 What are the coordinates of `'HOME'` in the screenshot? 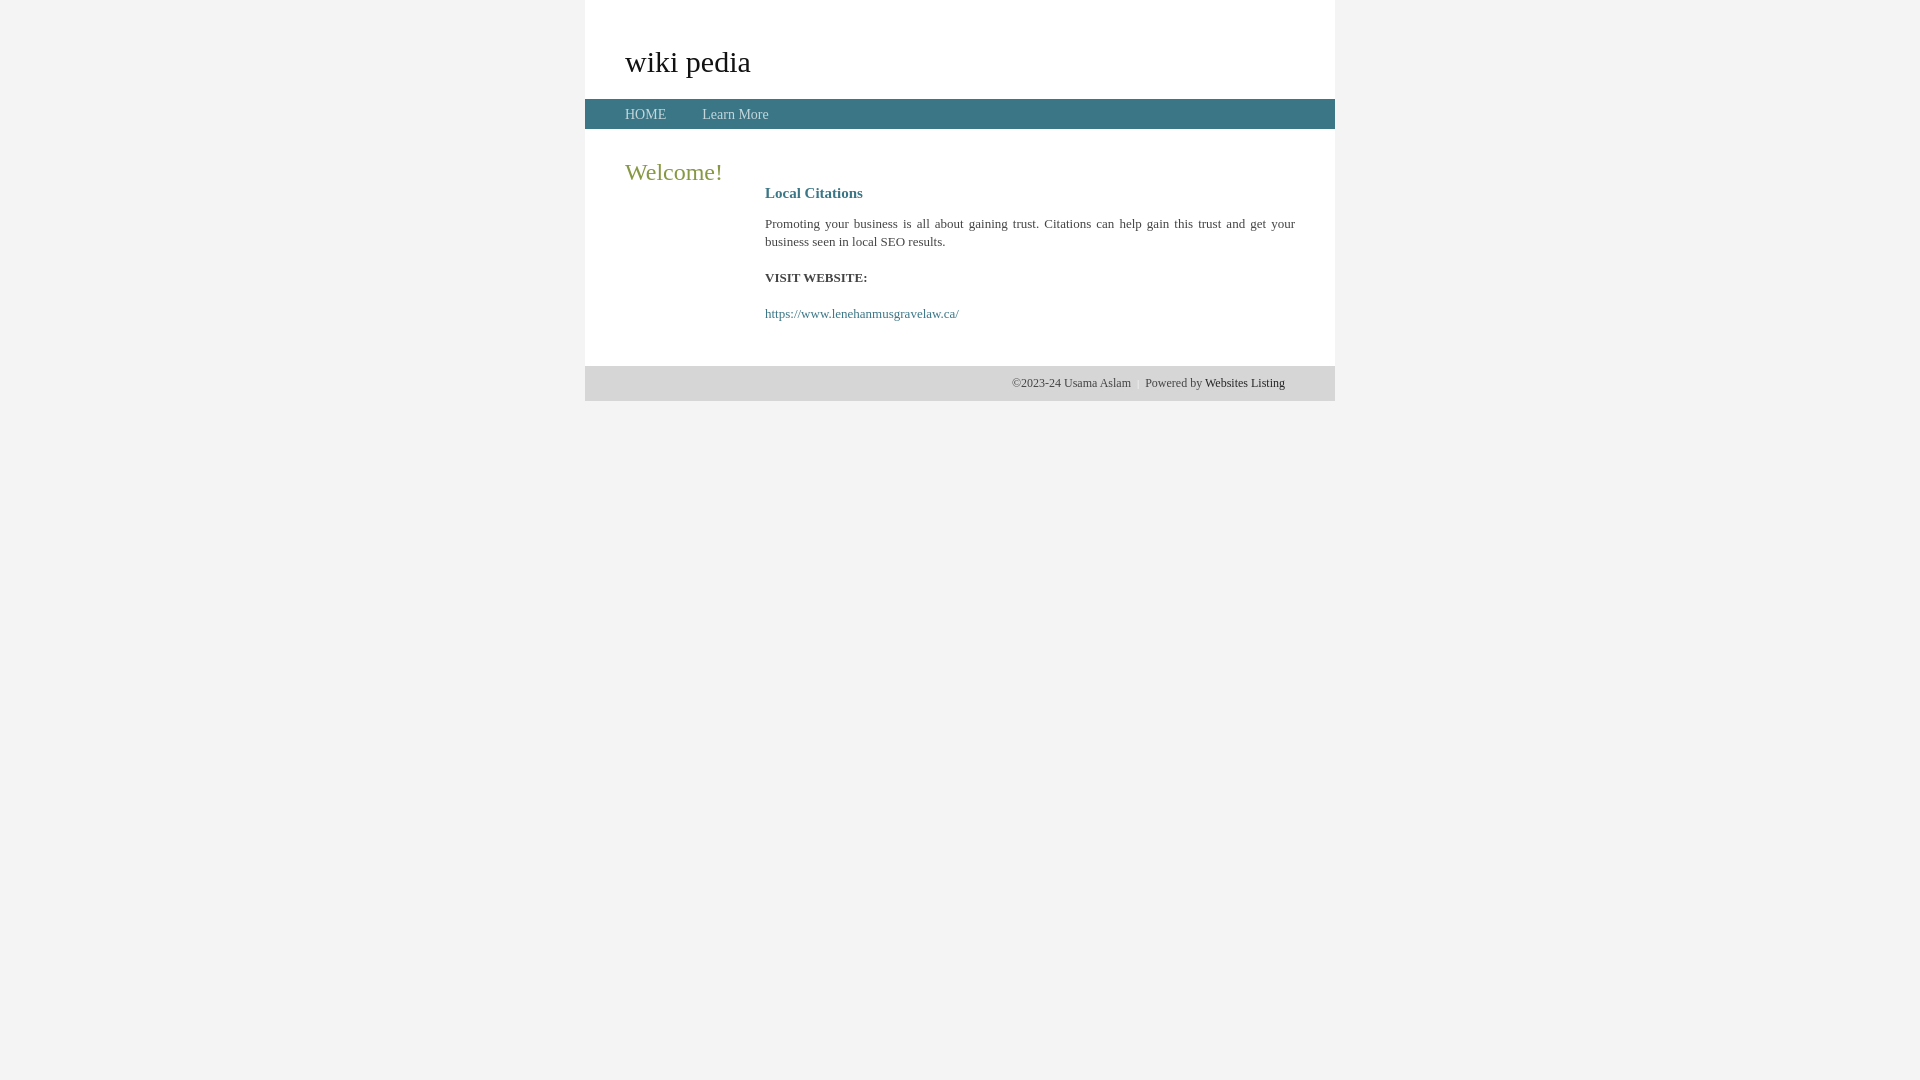 It's located at (645, 114).